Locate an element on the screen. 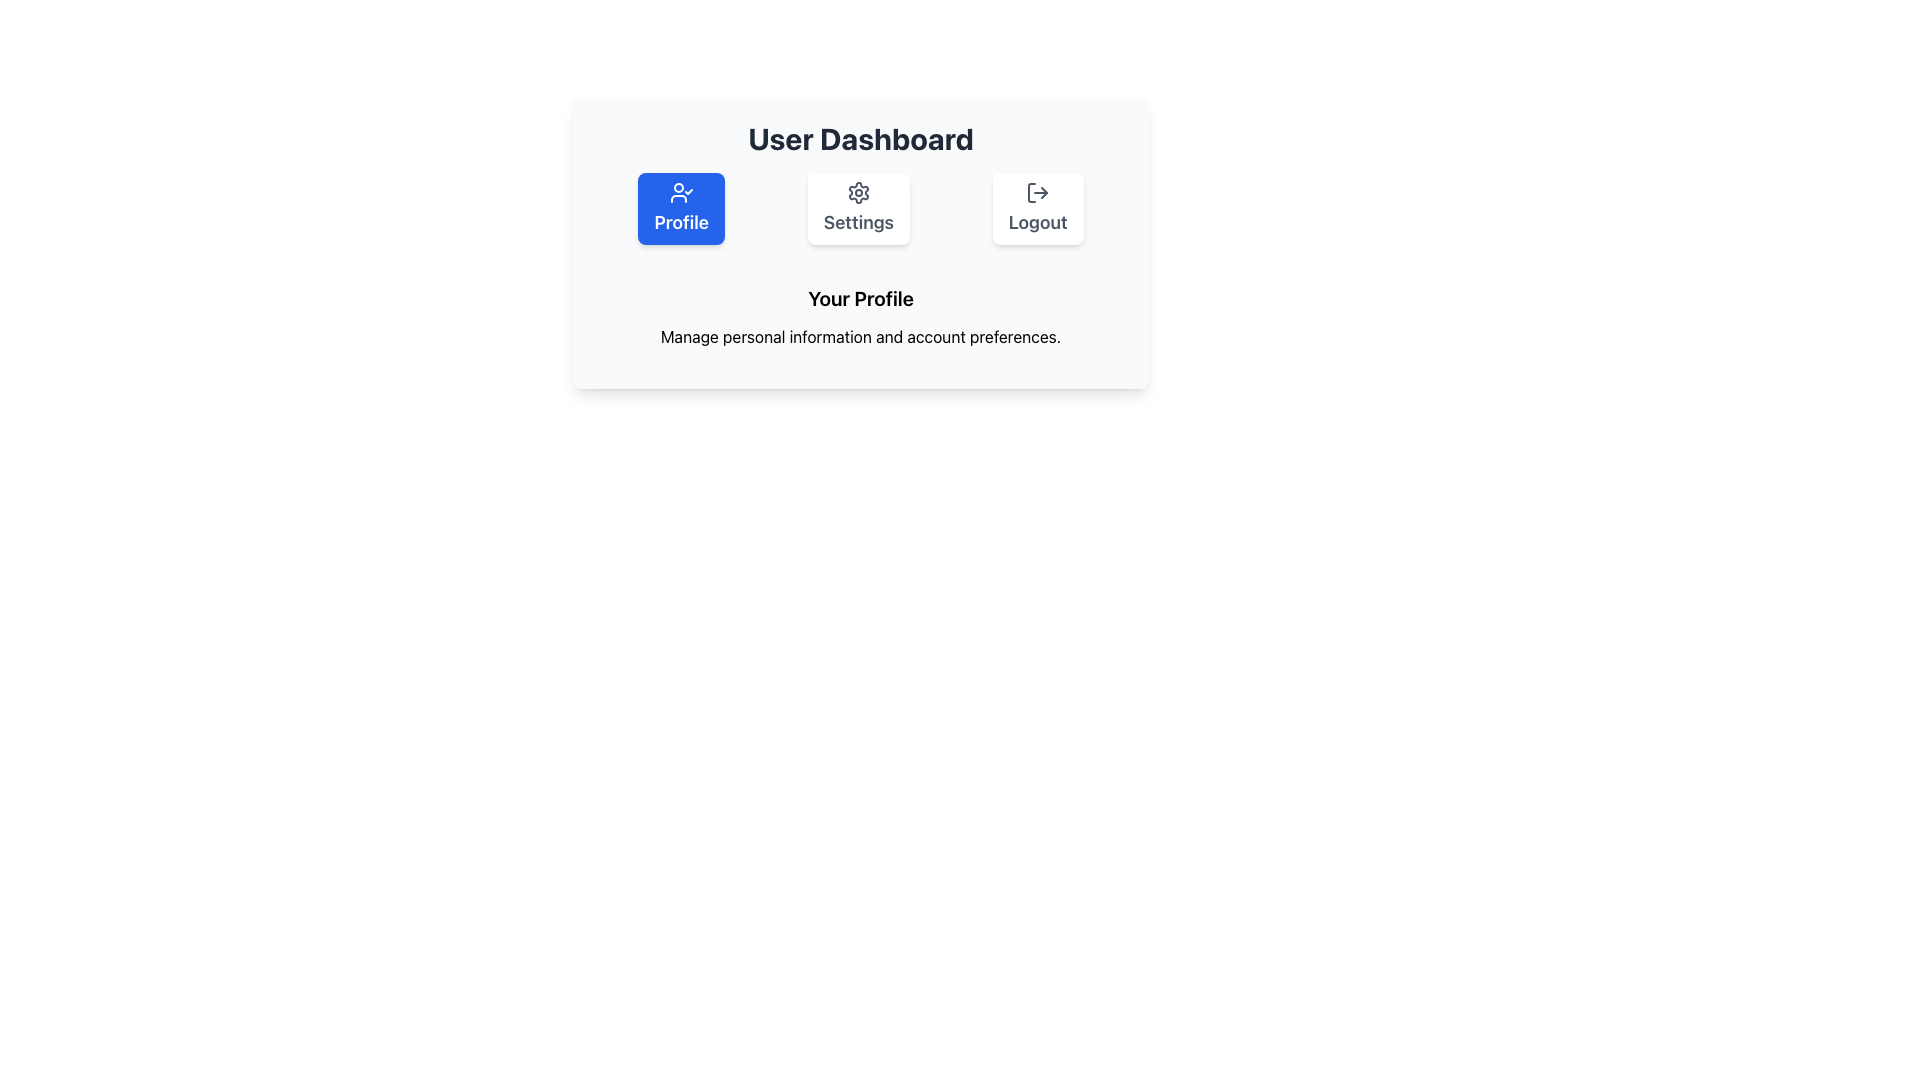 The height and width of the screenshot is (1080, 1920). the logout button, which is the rightmost button in a group of three buttons is located at coordinates (1038, 208).